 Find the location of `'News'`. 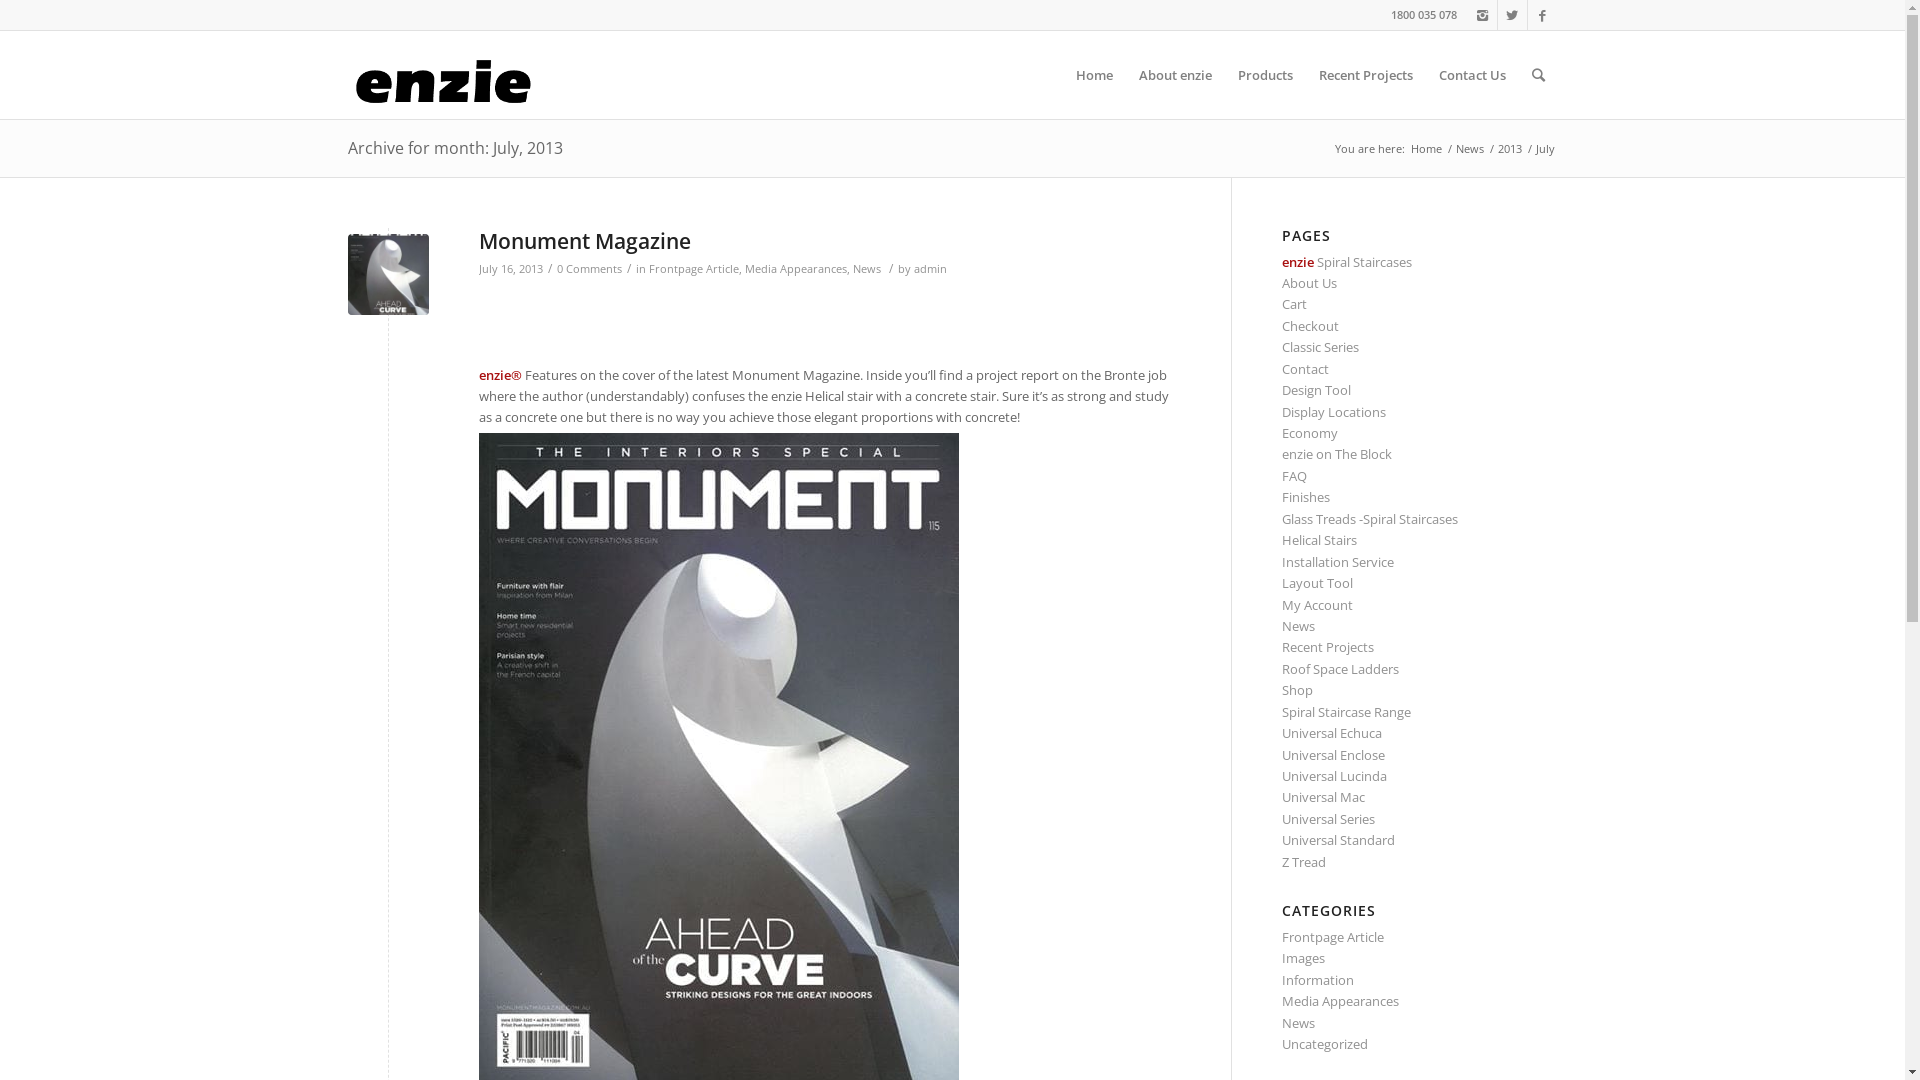

'News' is located at coordinates (1298, 624).